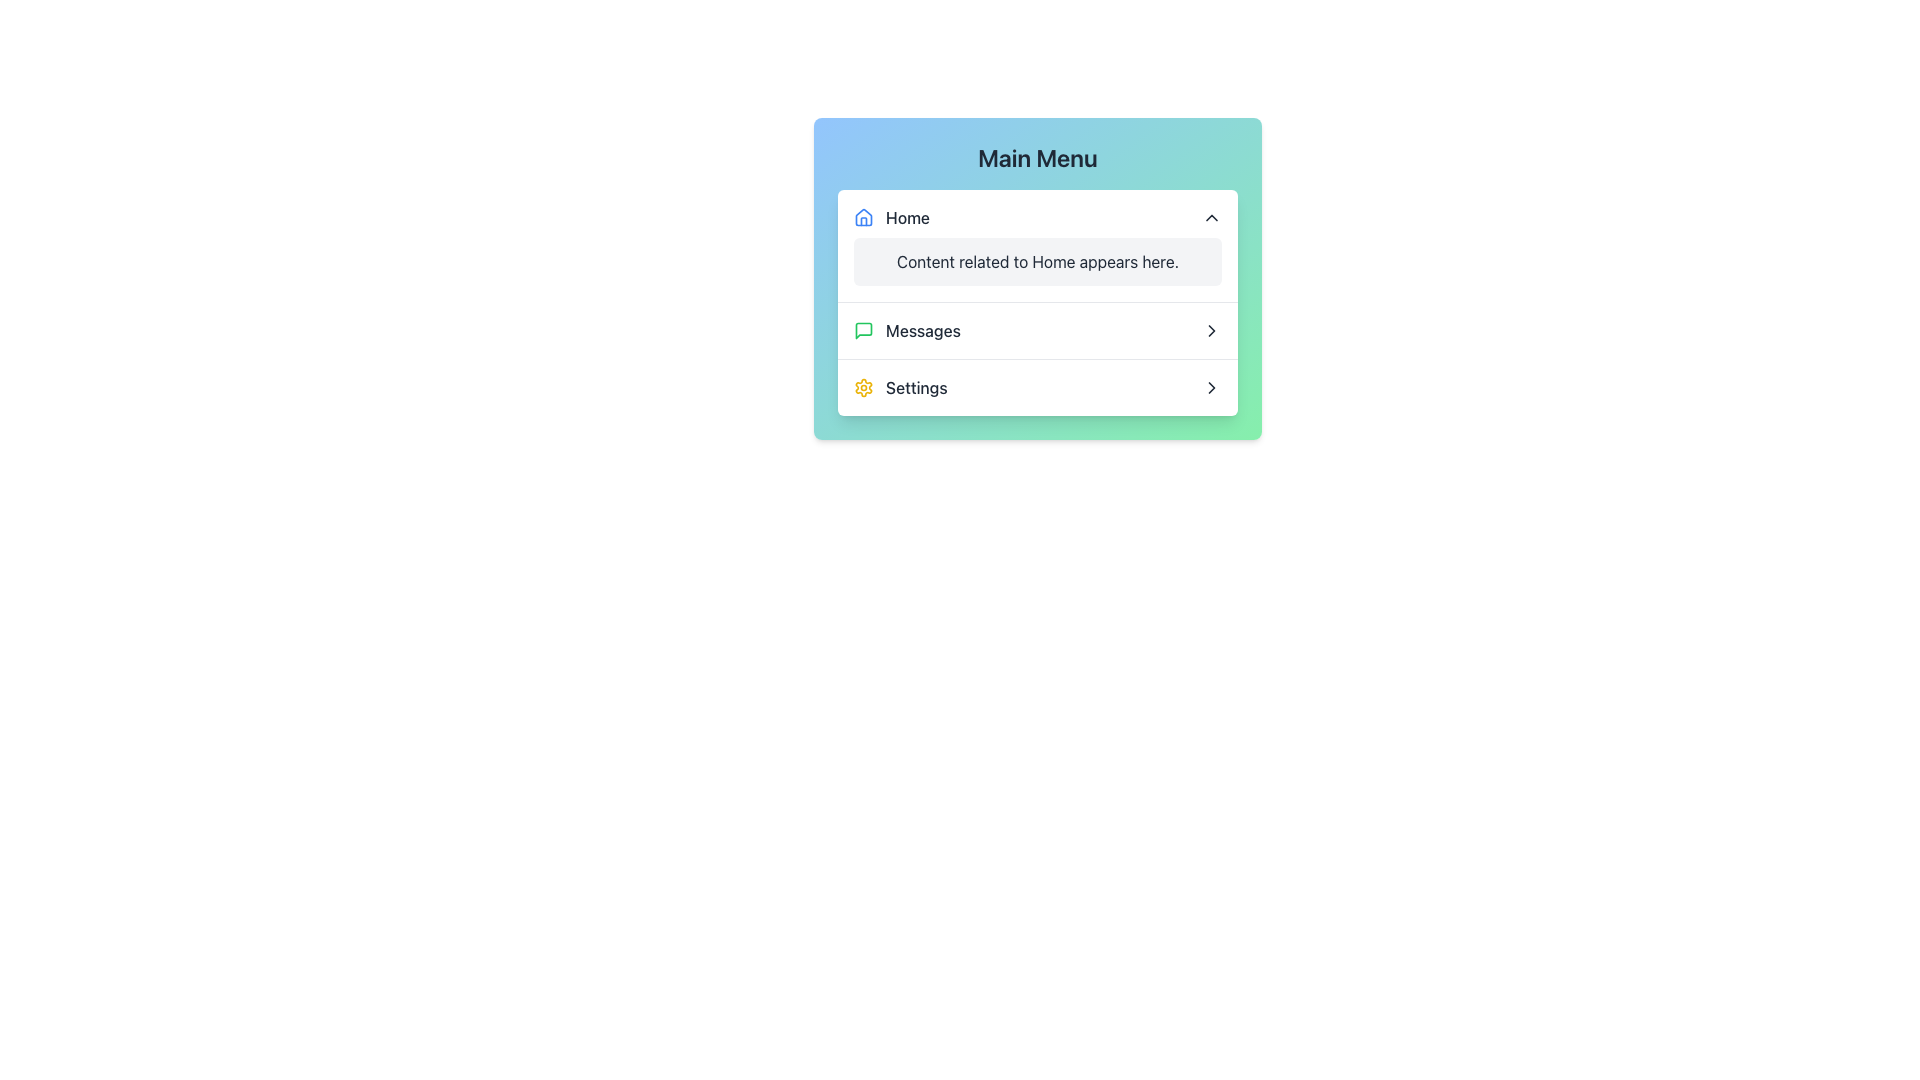 This screenshot has height=1080, width=1920. What do you see at coordinates (1037, 329) in the screenshot?
I see `the 'Messages' button located in the Main Menu card` at bounding box center [1037, 329].